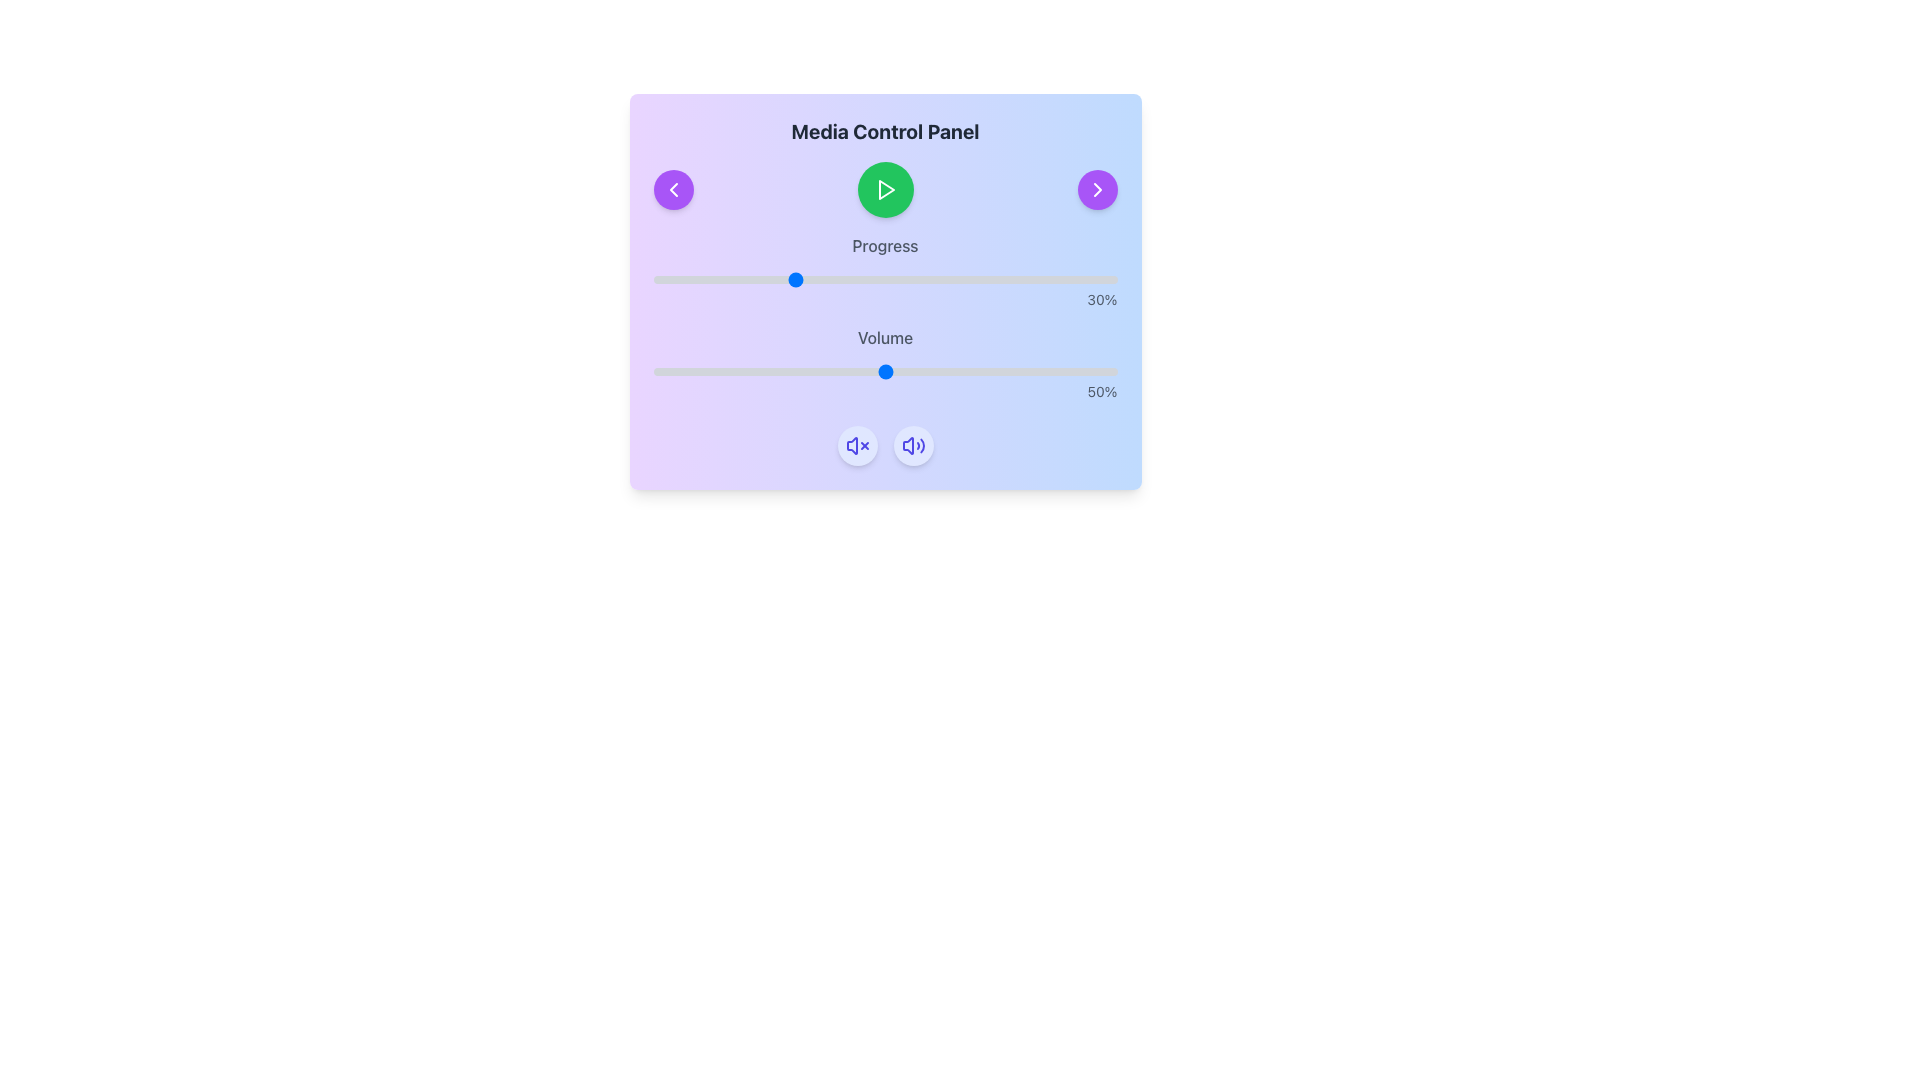 The width and height of the screenshot is (1920, 1080). What do you see at coordinates (930, 280) in the screenshot?
I see `the progress` at bounding box center [930, 280].